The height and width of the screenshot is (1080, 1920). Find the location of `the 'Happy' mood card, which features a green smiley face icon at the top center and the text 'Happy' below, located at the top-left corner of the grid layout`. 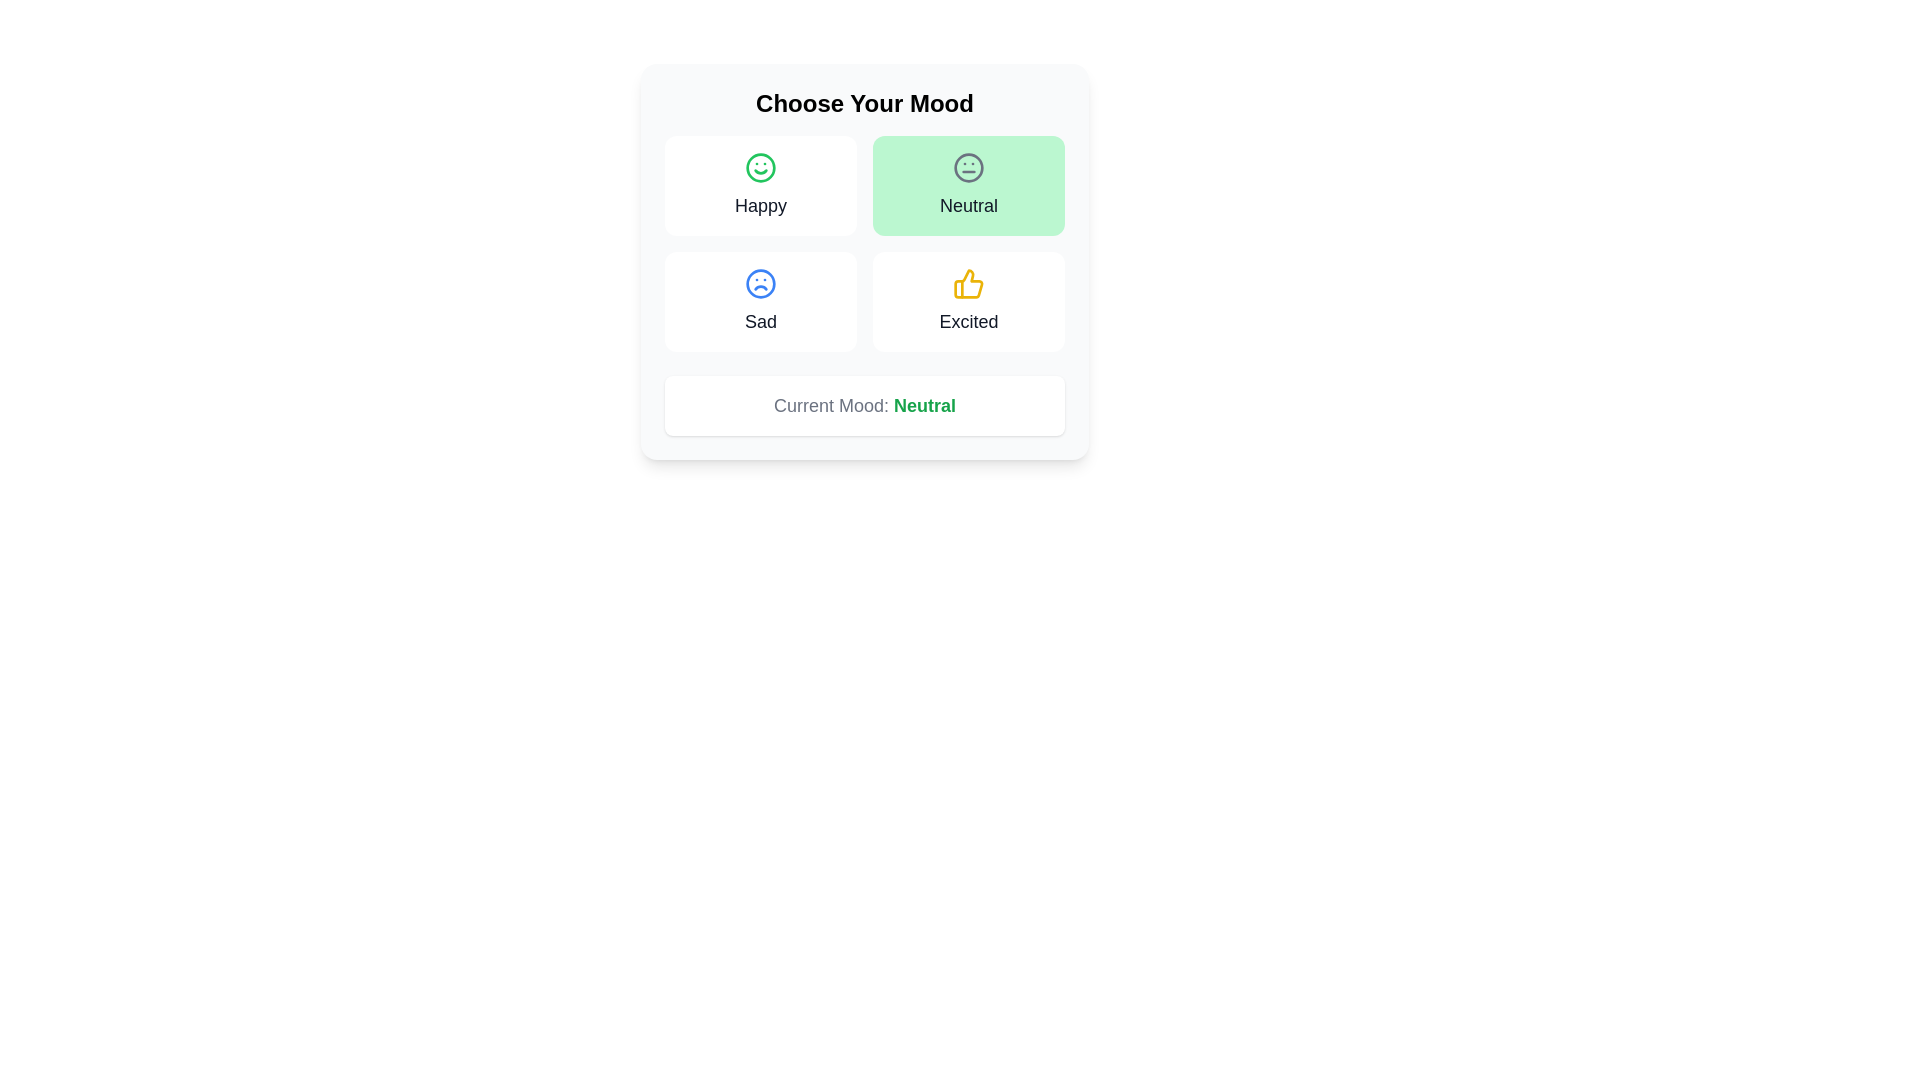

the 'Happy' mood card, which features a green smiley face icon at the top center and the text 'Happy' below, located at the top-left corner of the grid layout is located at coordinates (760, 185).